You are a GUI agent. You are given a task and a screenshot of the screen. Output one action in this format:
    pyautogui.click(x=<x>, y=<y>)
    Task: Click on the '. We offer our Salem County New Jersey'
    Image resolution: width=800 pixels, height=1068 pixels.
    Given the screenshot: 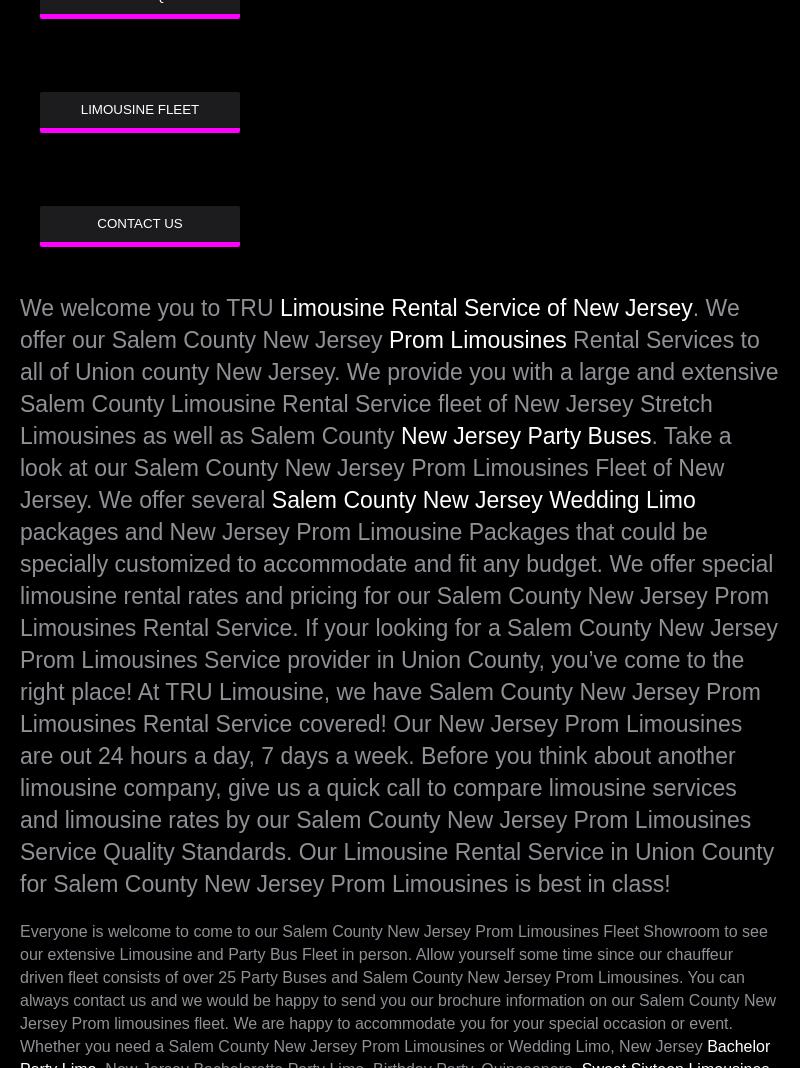 What is the action you would take?
    pyautogui.click(x=378, y=323)
    